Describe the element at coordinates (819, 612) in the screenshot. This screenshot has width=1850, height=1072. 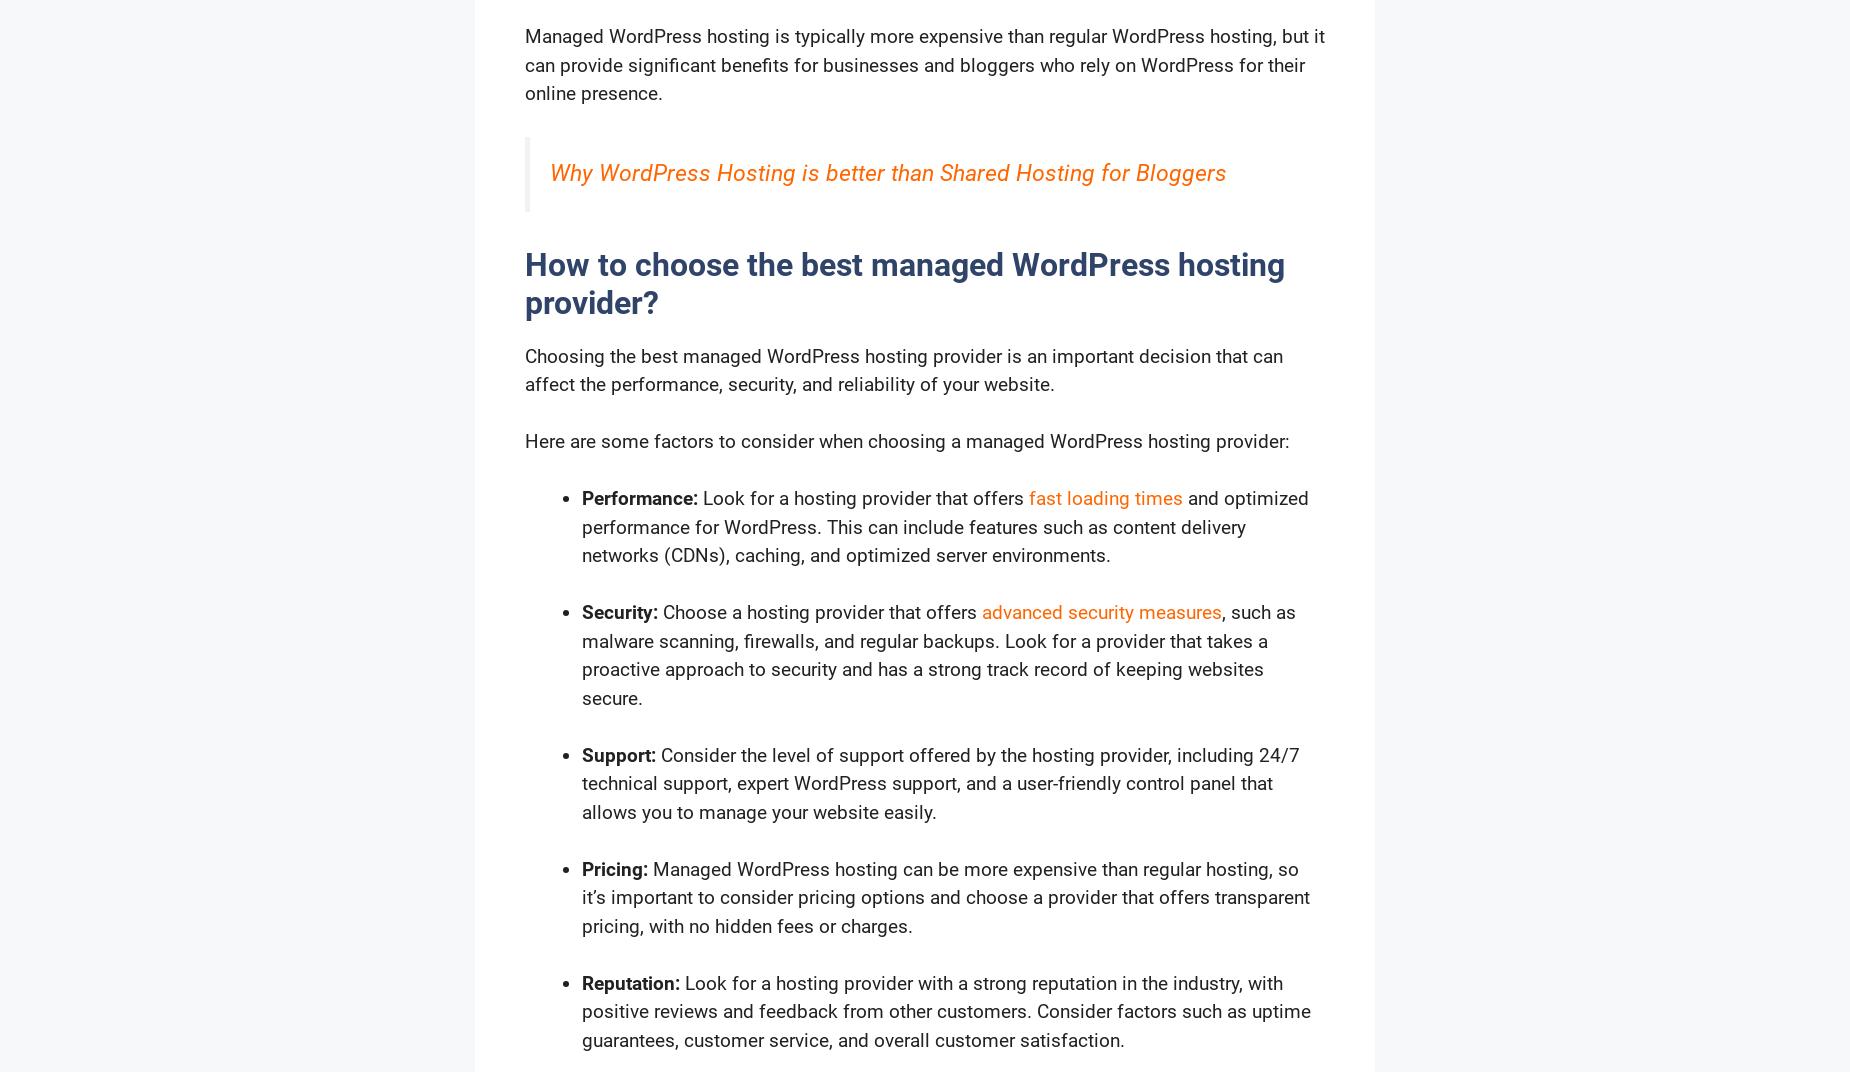
I see `'Choose a hosting provider that offers'` at that location.